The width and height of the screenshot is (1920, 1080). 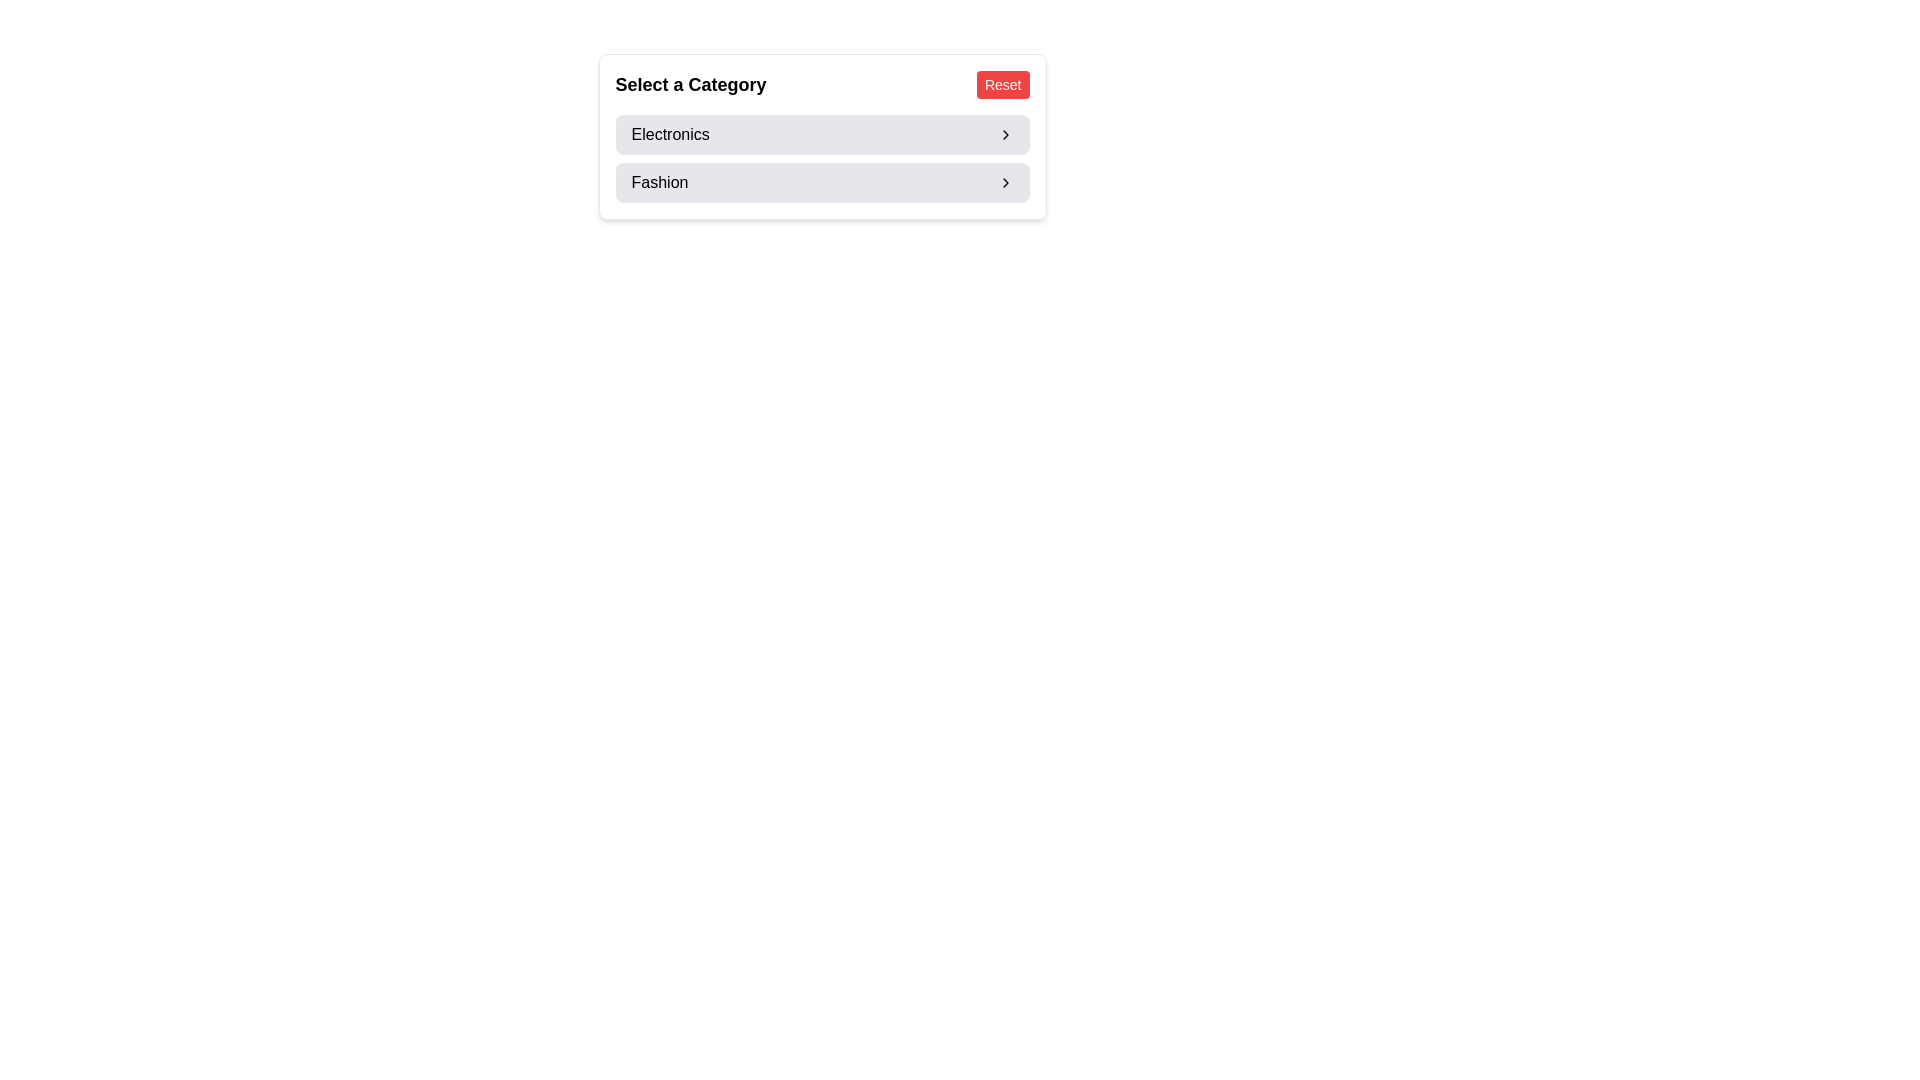 What do you see at coordinates (1005, 135) in the screenshot?
I see `the rightward chevron icon next to the 'Electronics' text, which indicates navigation or progression` at bounding box center [1005, 135].